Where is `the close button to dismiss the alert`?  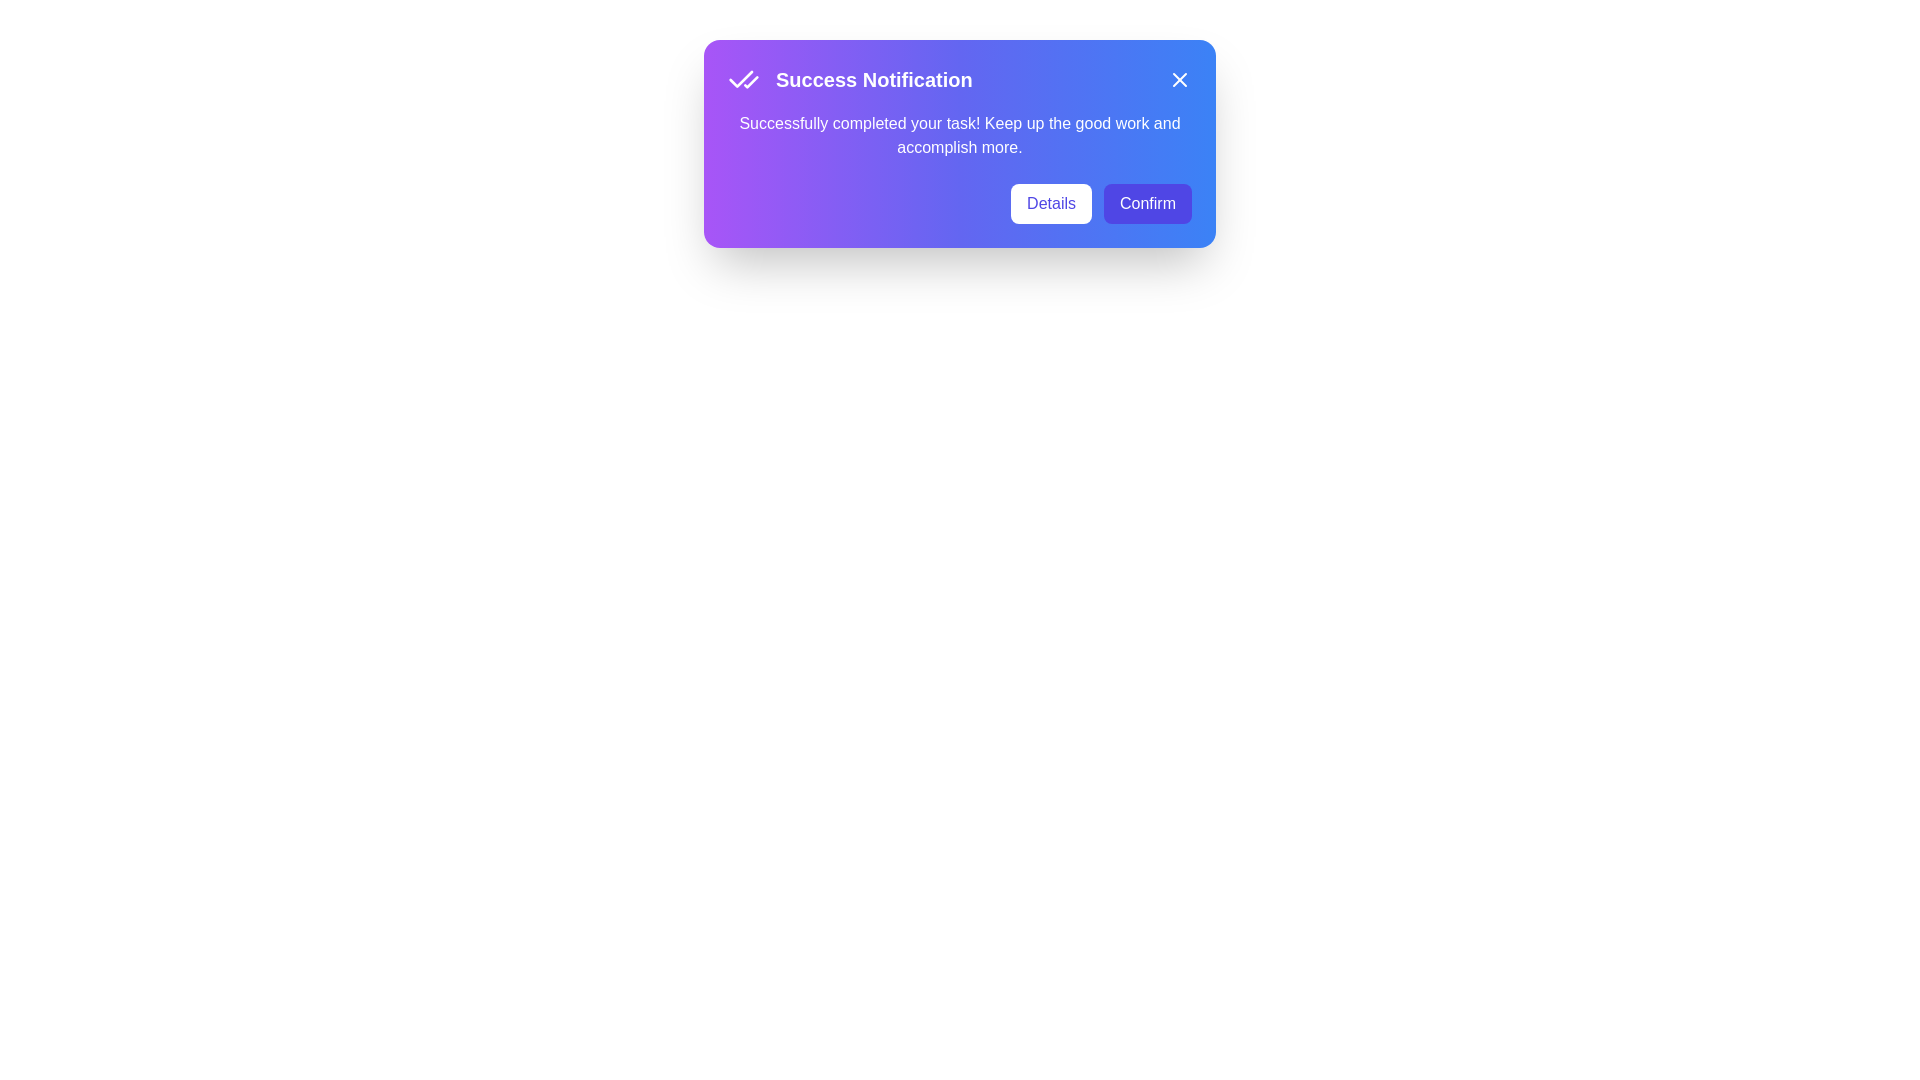
the close button to dismiss the alert is located at coordinates (1180, 79).